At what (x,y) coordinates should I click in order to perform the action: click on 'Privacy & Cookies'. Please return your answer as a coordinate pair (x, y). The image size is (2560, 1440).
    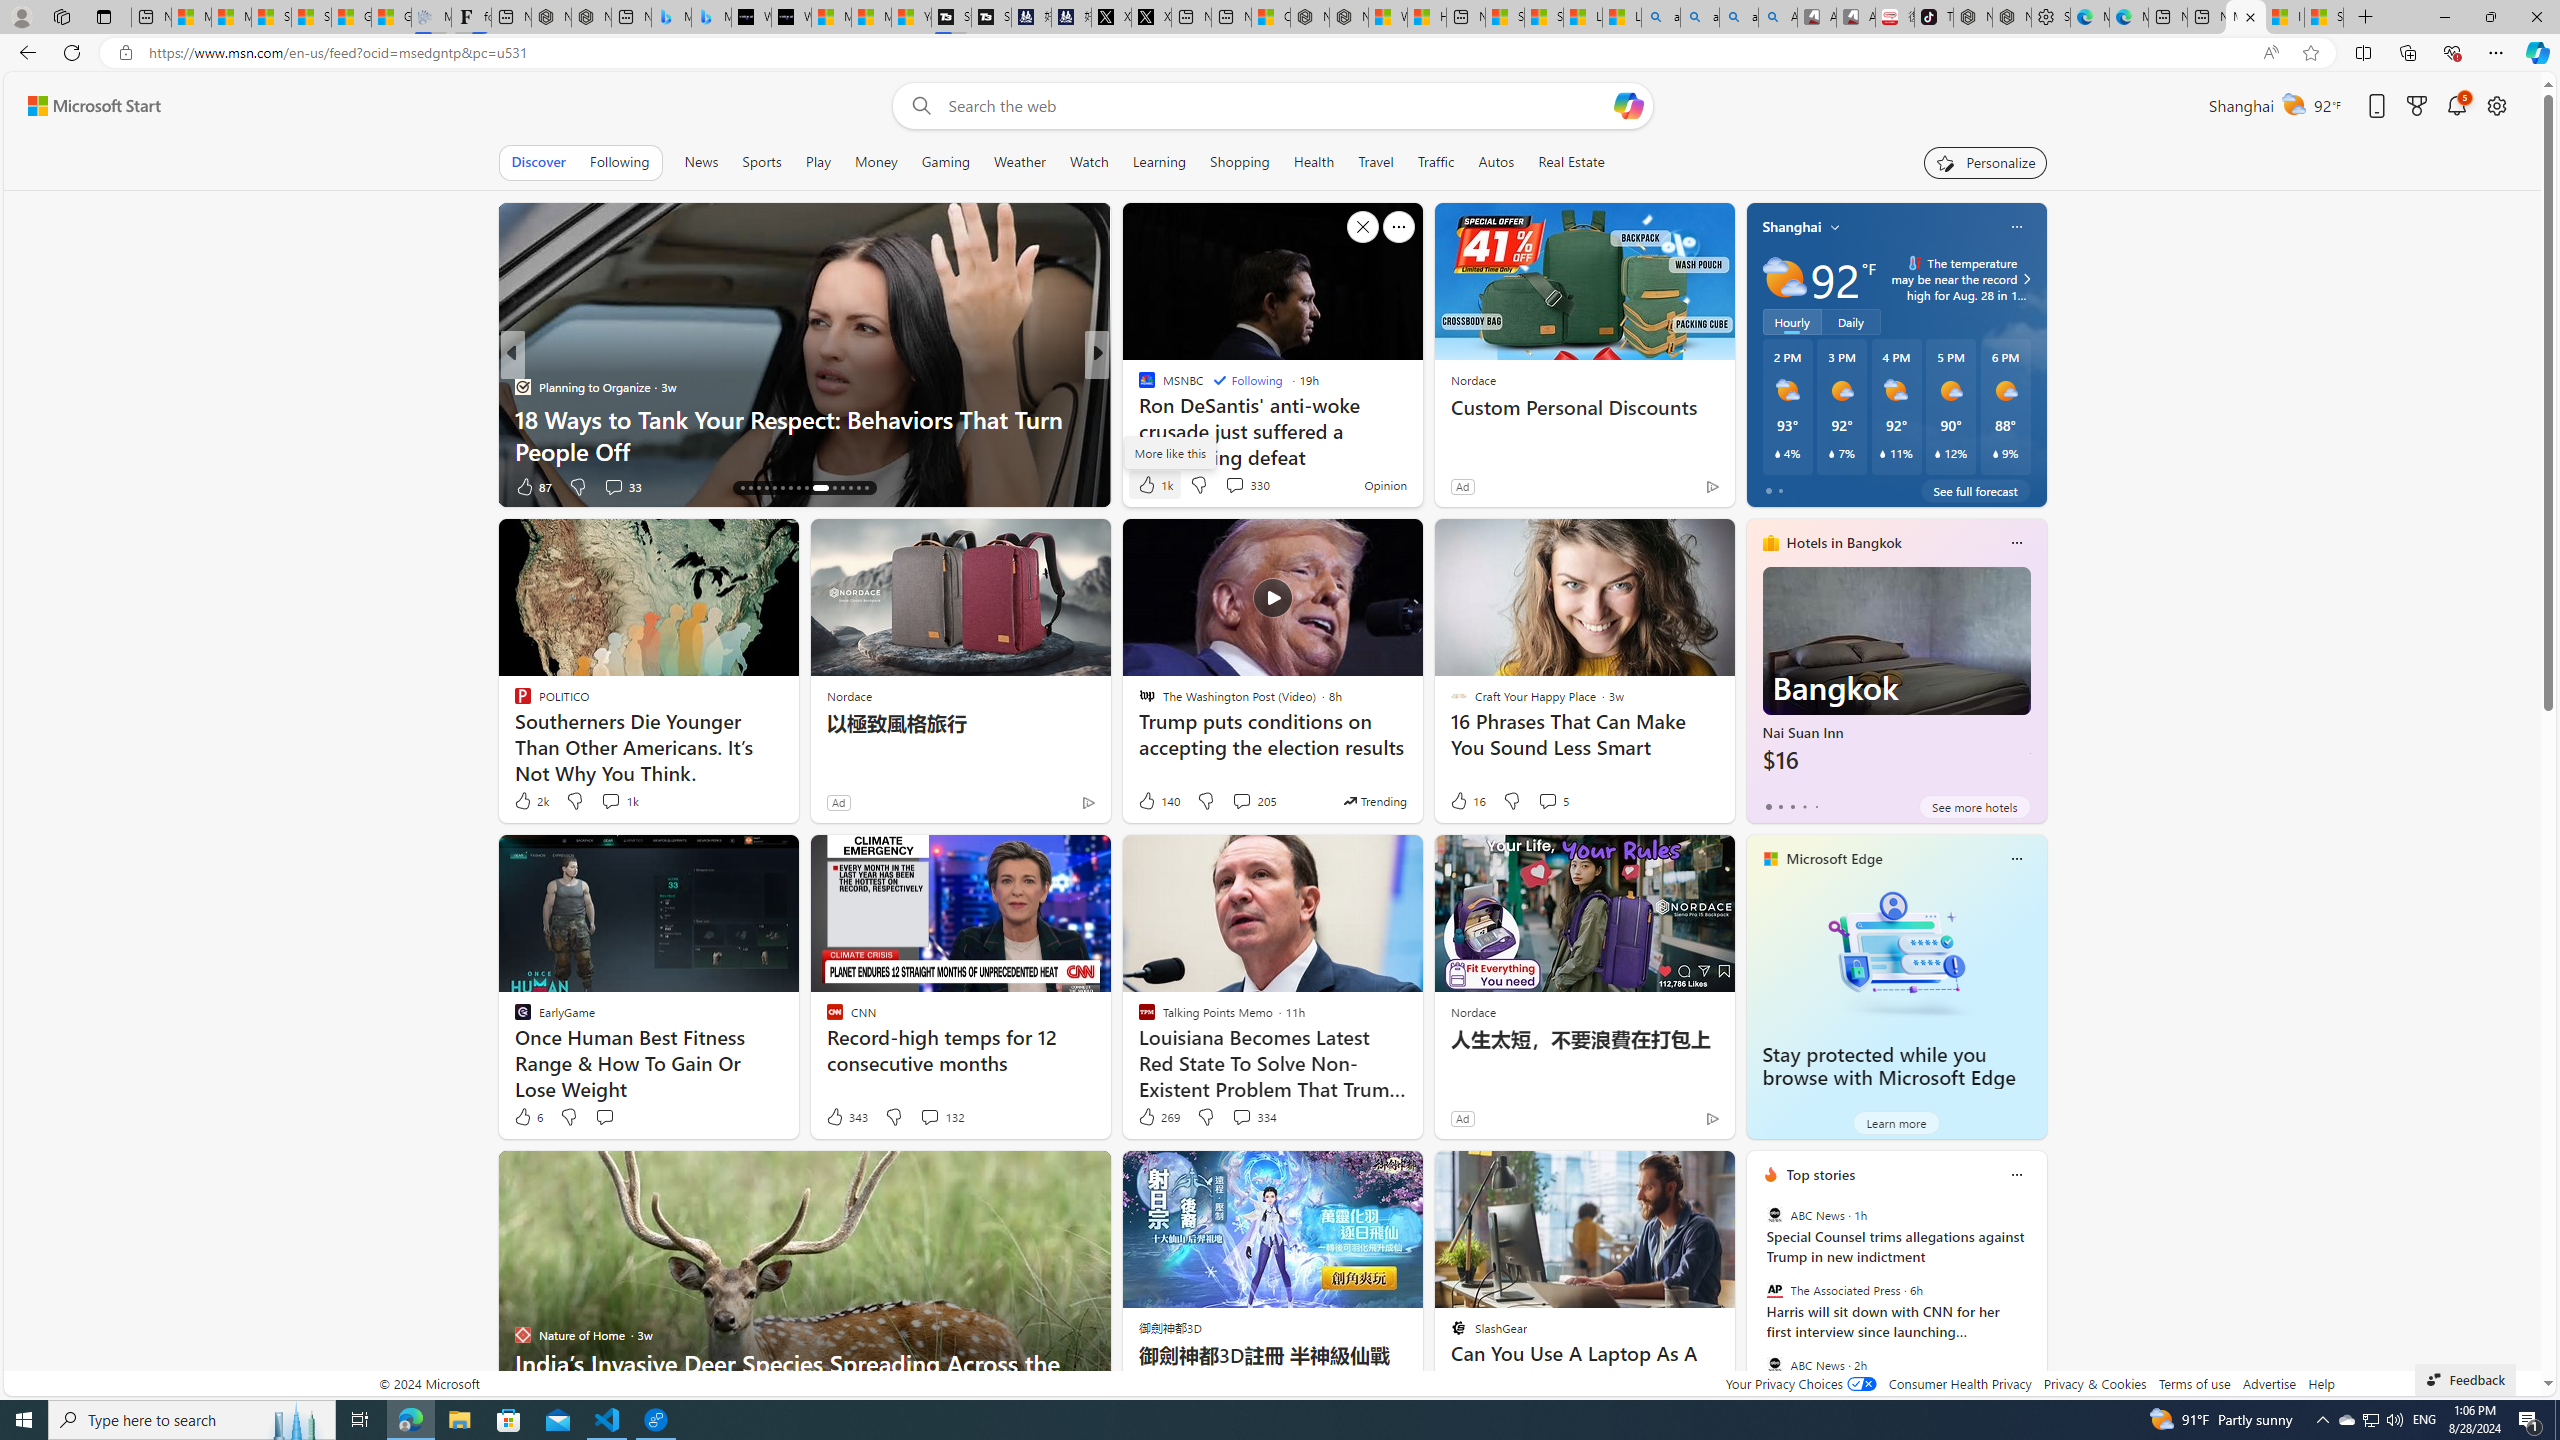
    Looking at the image, I should click on (2095, 1382).